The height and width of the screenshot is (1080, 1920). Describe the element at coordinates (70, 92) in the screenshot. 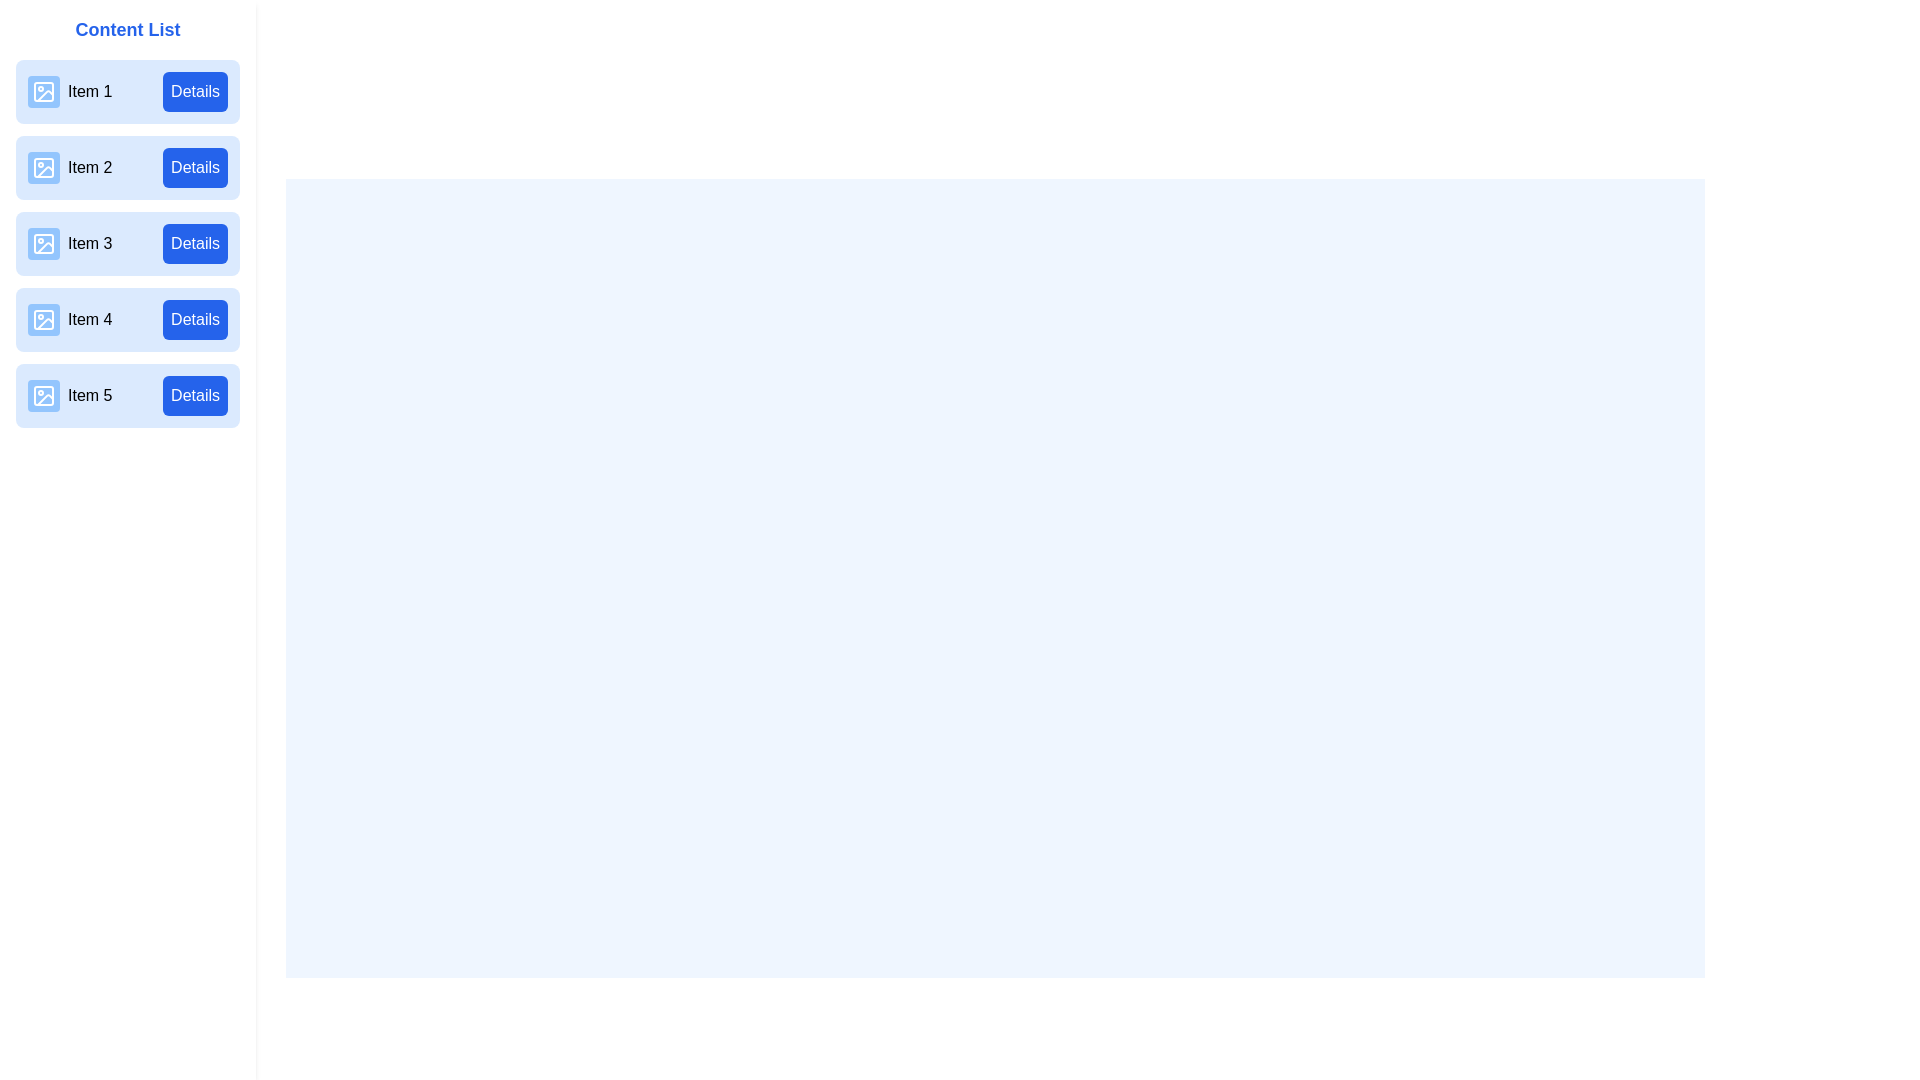

I see `the text label displaying 'Item 1' which is situated next to an image icon within the first card of a vertically aligned list` at that location.